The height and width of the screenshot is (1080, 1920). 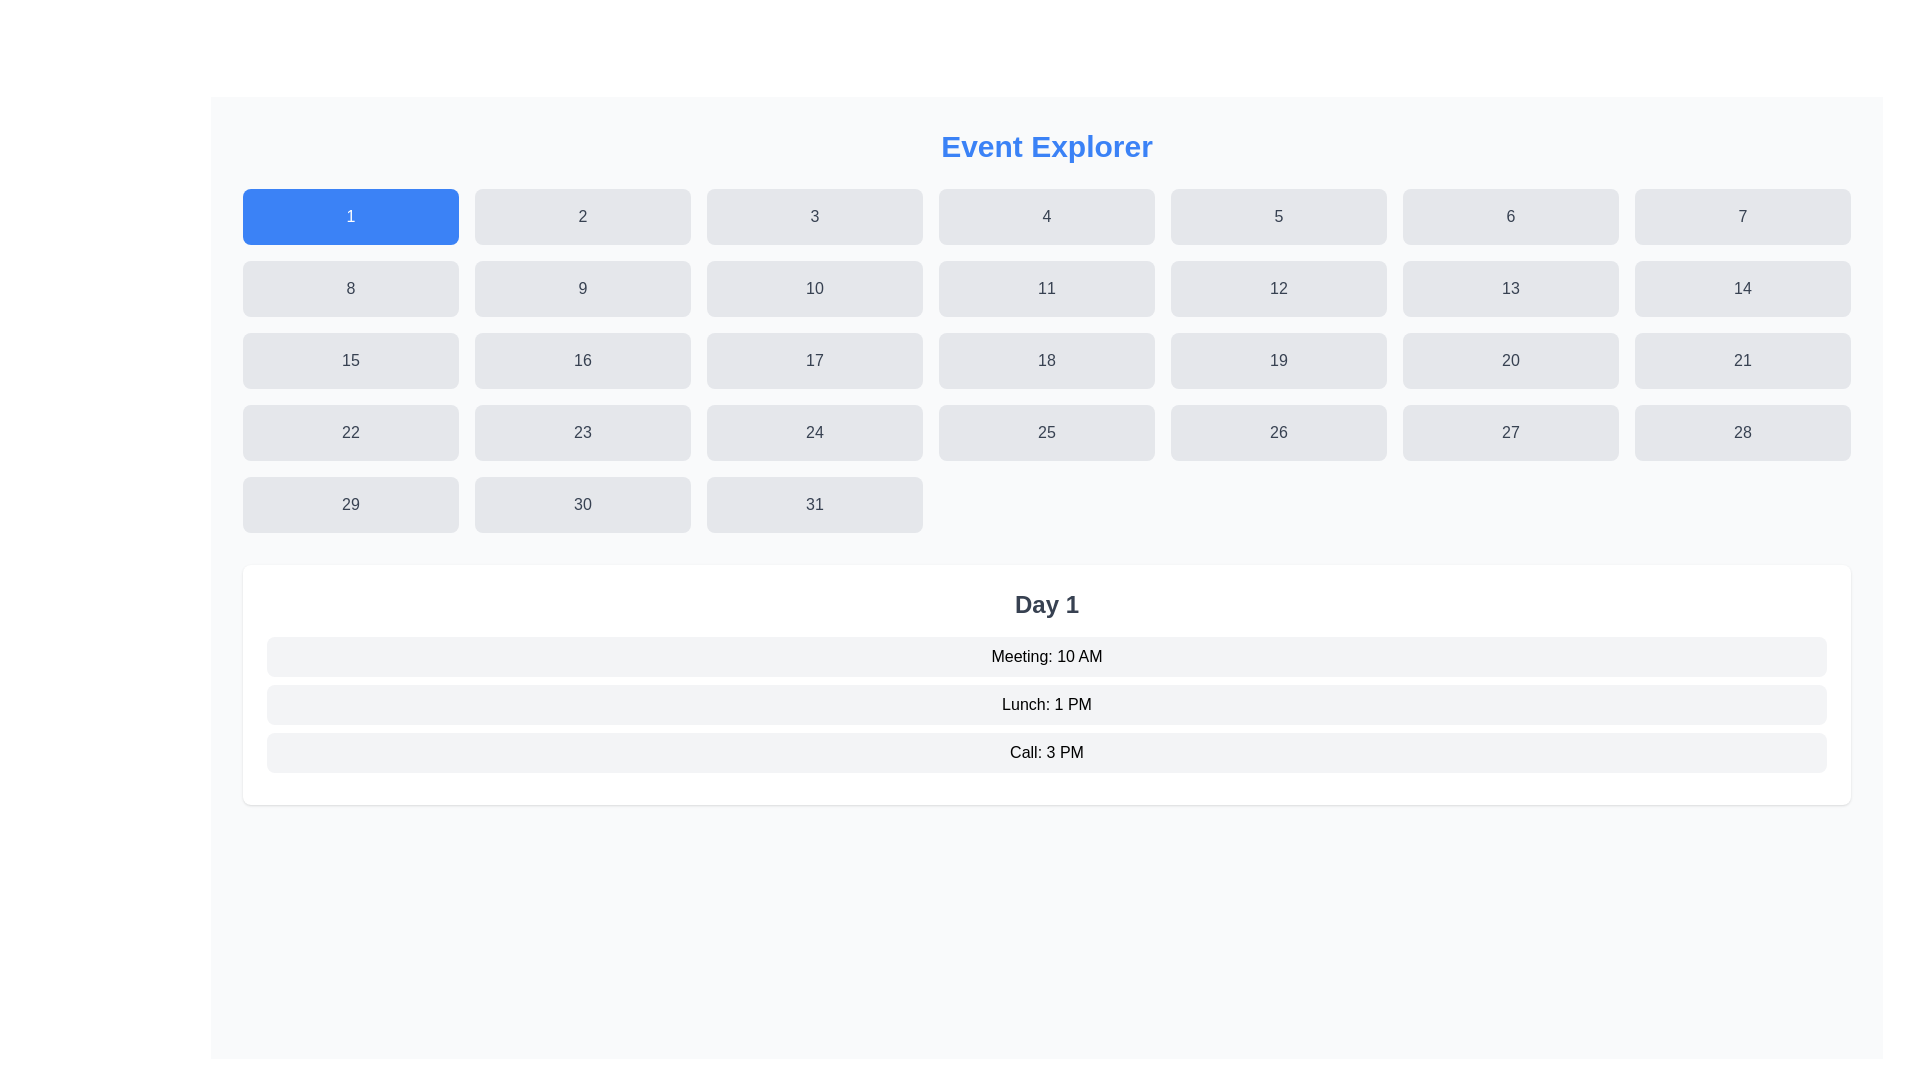 What do you see at coordinates (350, 504) in the screenshot?
I see `the rectangular button labeled '29' with a light gray background and rounded corners` at bounding box center [350, 504].